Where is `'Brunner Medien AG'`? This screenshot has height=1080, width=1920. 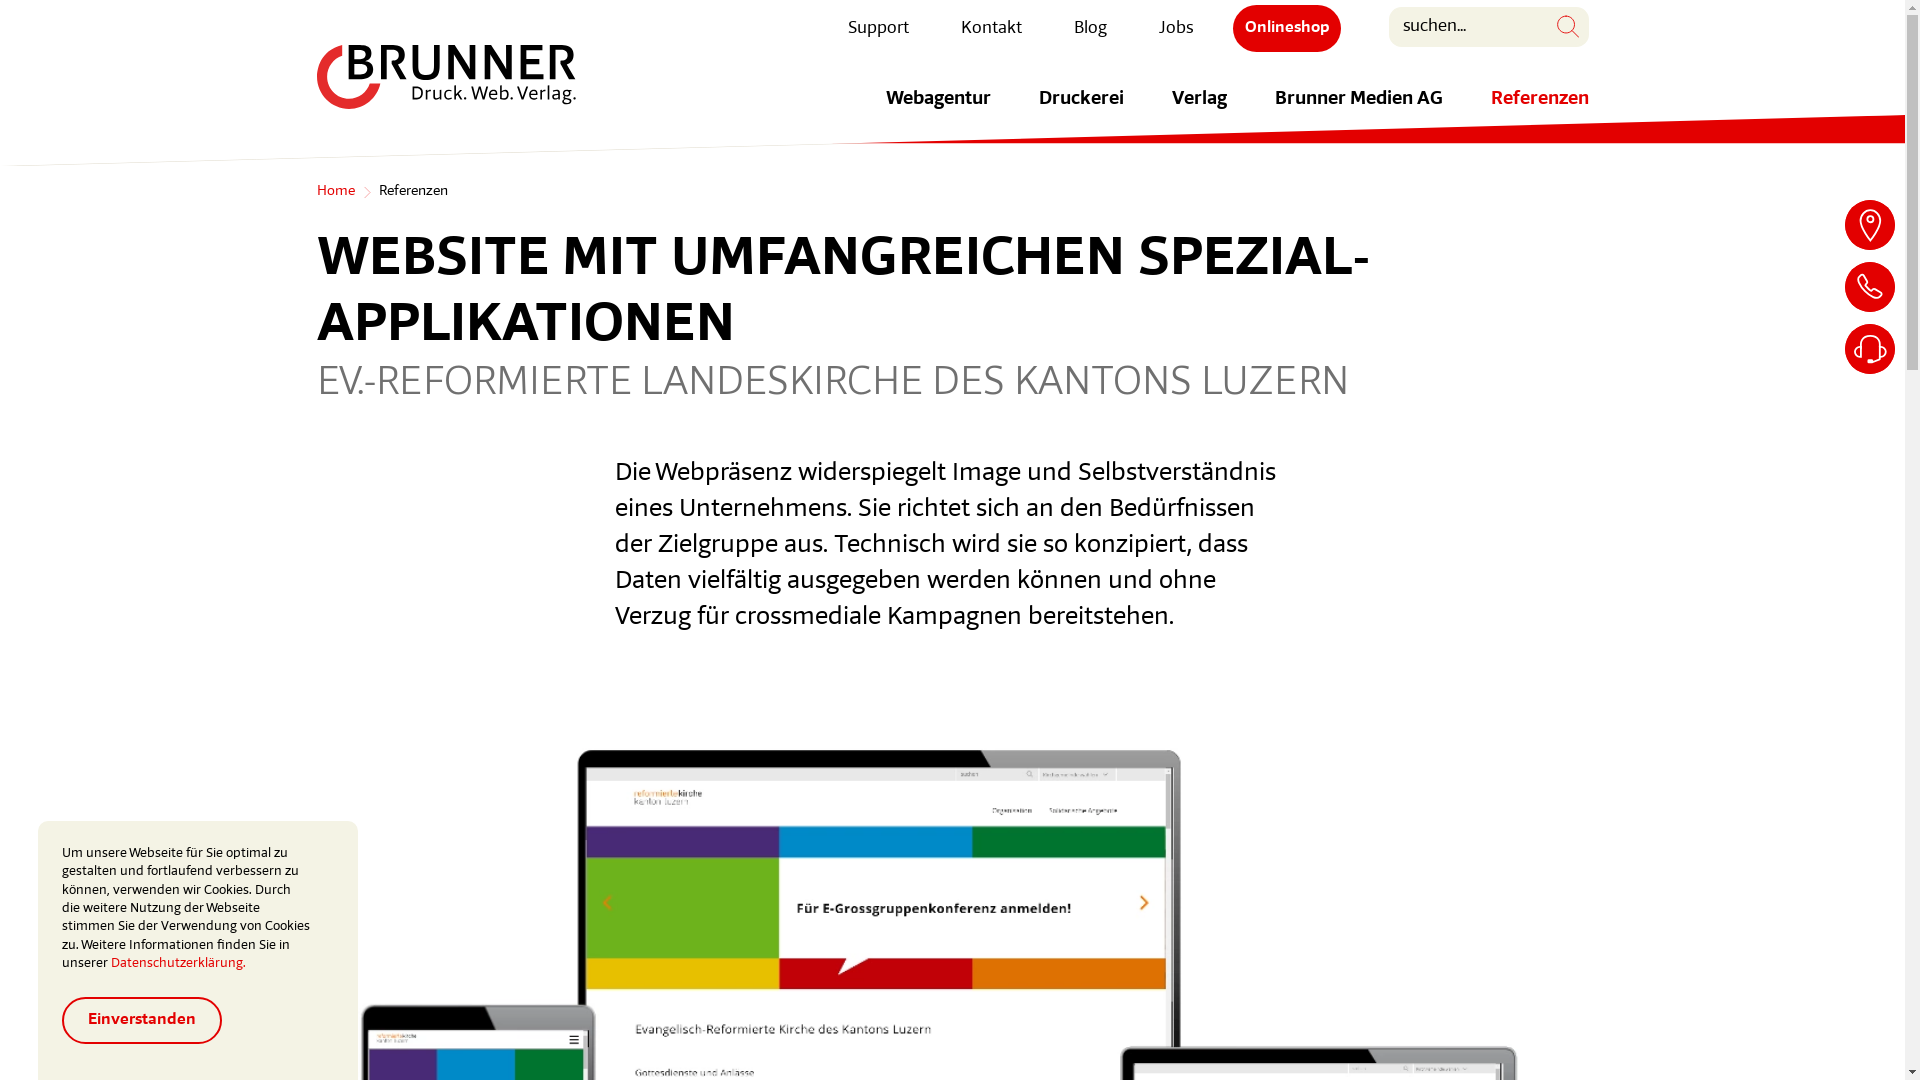
'Brunner Medien AG' is located at coordinates (1358, 111).